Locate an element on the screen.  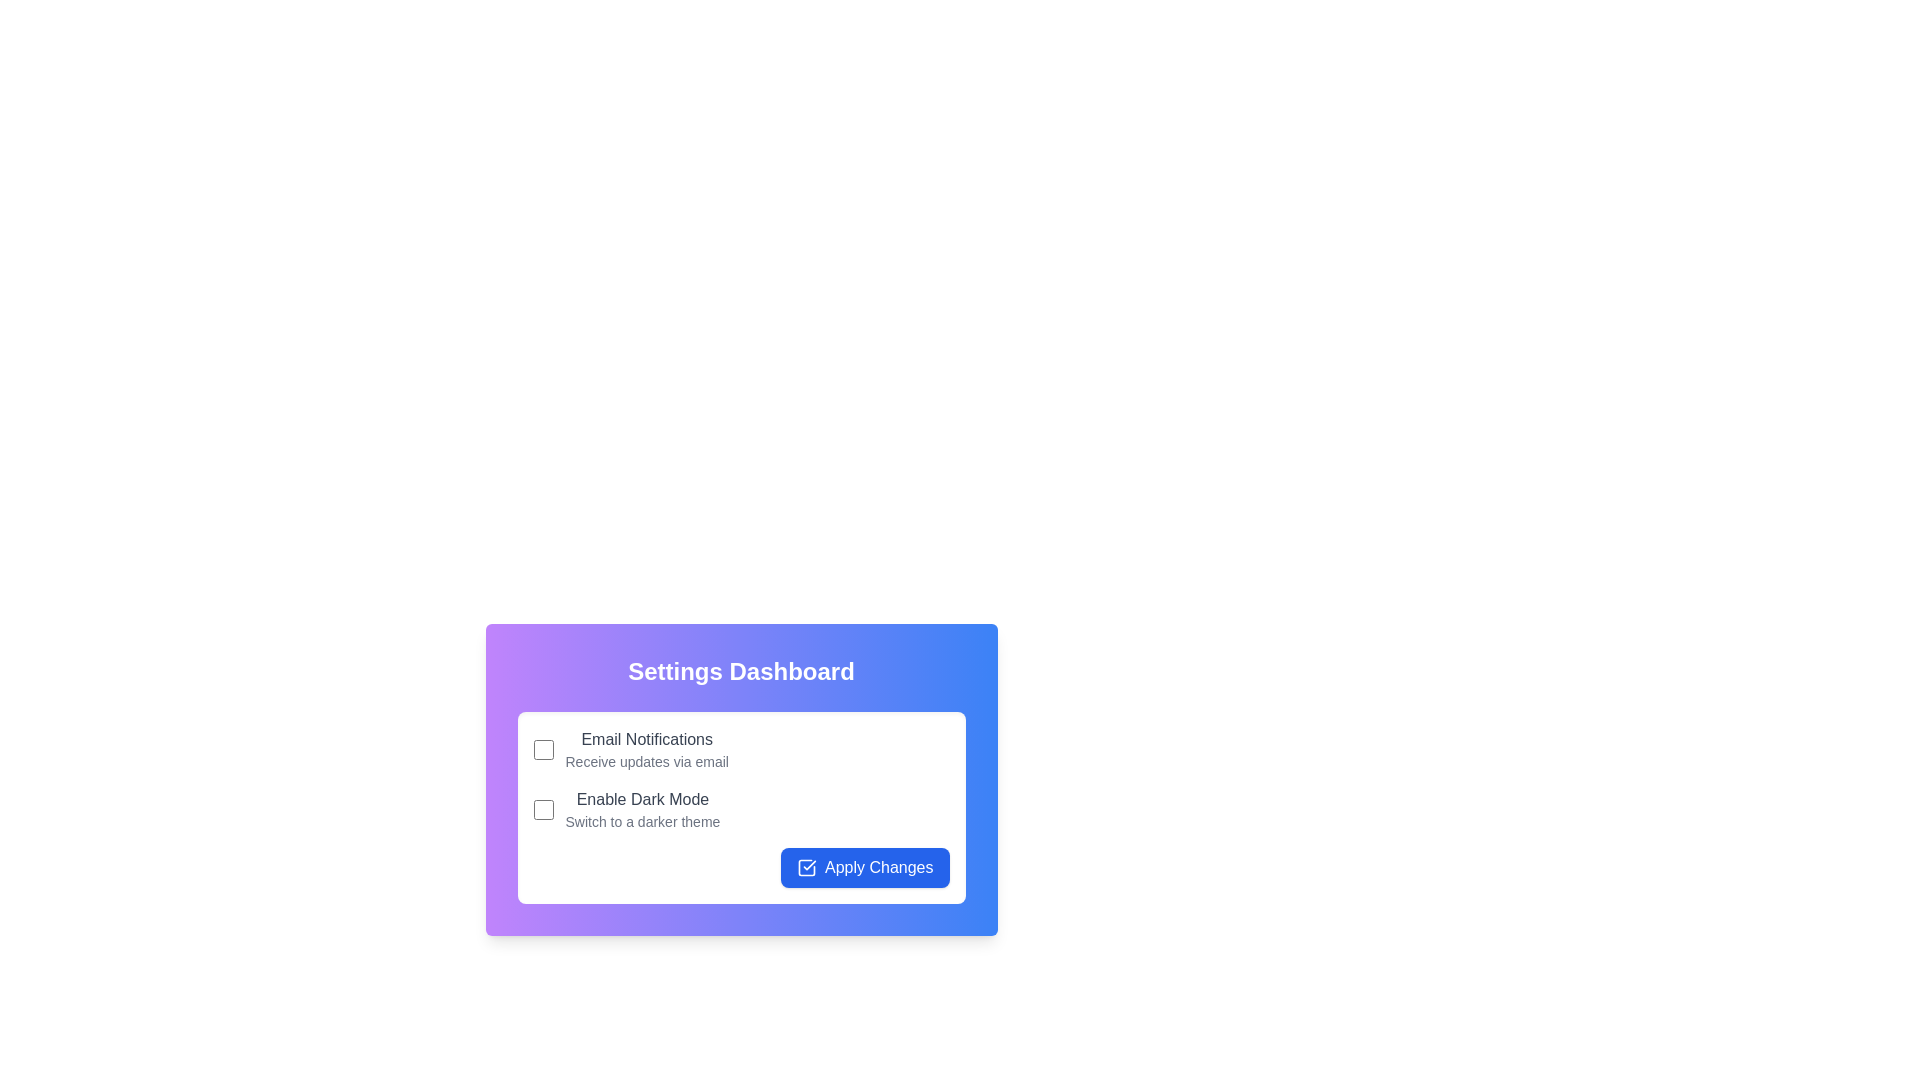
the checkbox for enabling 'Email Notifications', which is styled with a rounded border and is located to the left of the bold text 'Email Notifications' is located at coordinates (543, 749).